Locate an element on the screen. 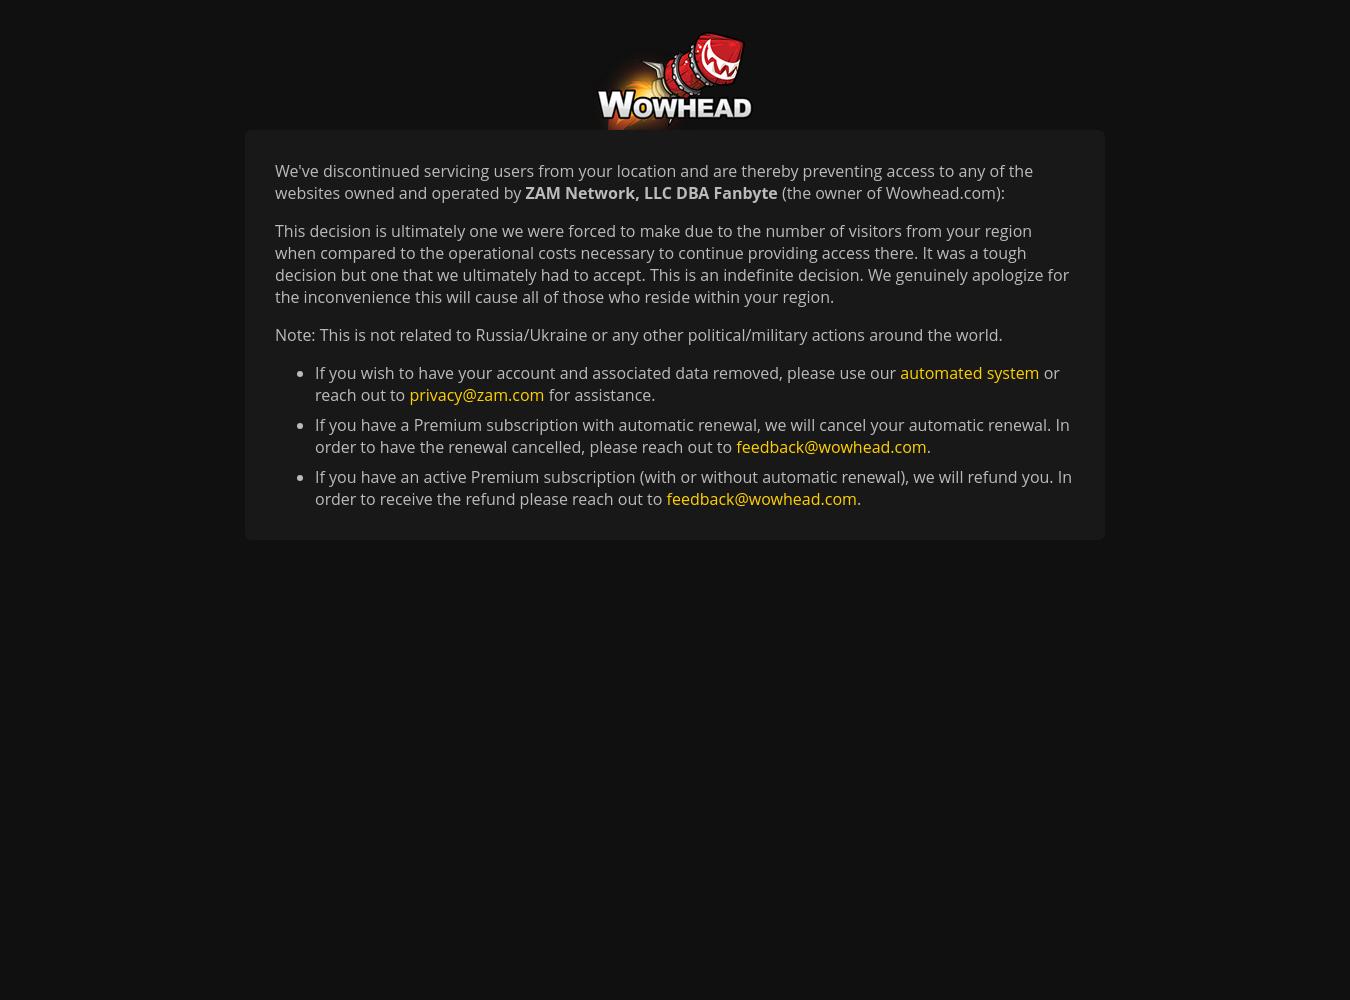 The height and width of the screenshot is (1000, 1350). 'for assistance.' is located at coordinates (599, 395).